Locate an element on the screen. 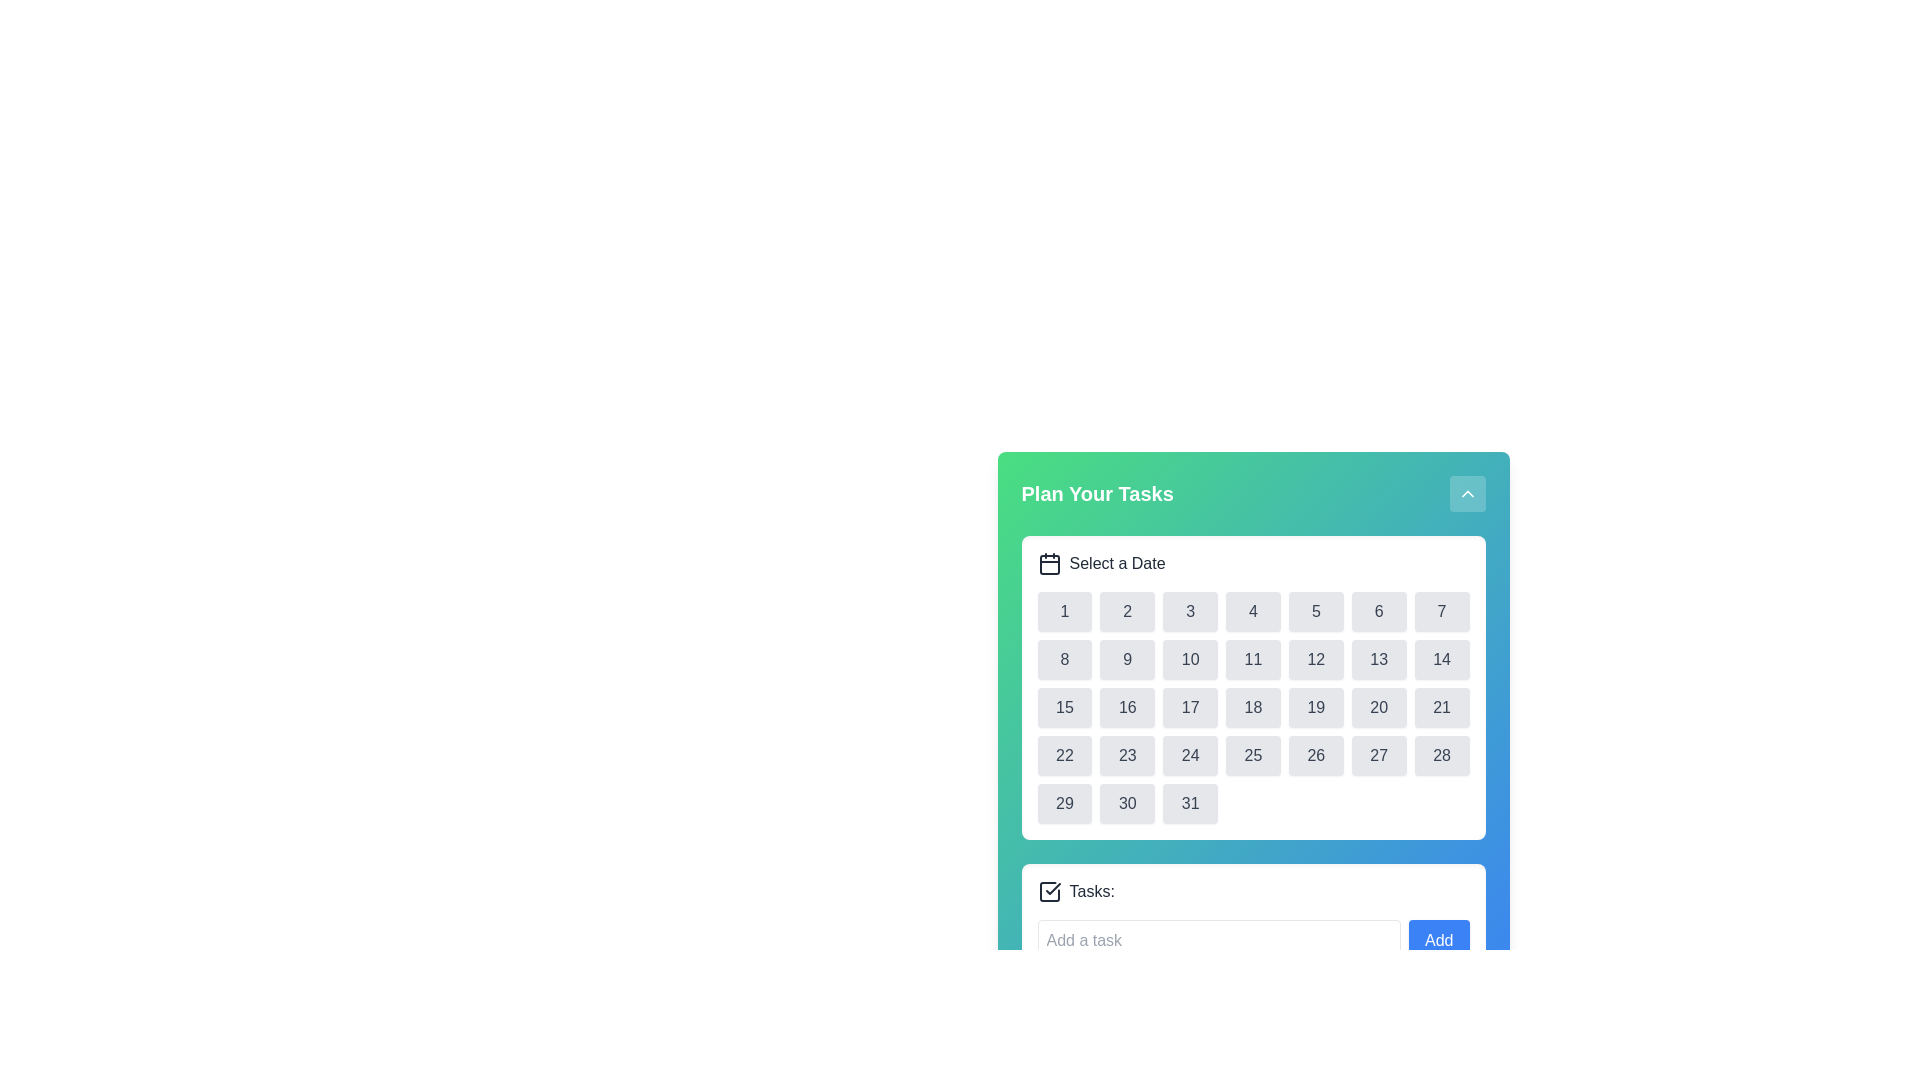 The height and width of the screenshot is (1080, 1920). text from the Text Label that indicates the purpose of the associated checkbox for marking tasks as selected or completed, located to the right of the checkbox icon is located at coordinates (1091, 890).